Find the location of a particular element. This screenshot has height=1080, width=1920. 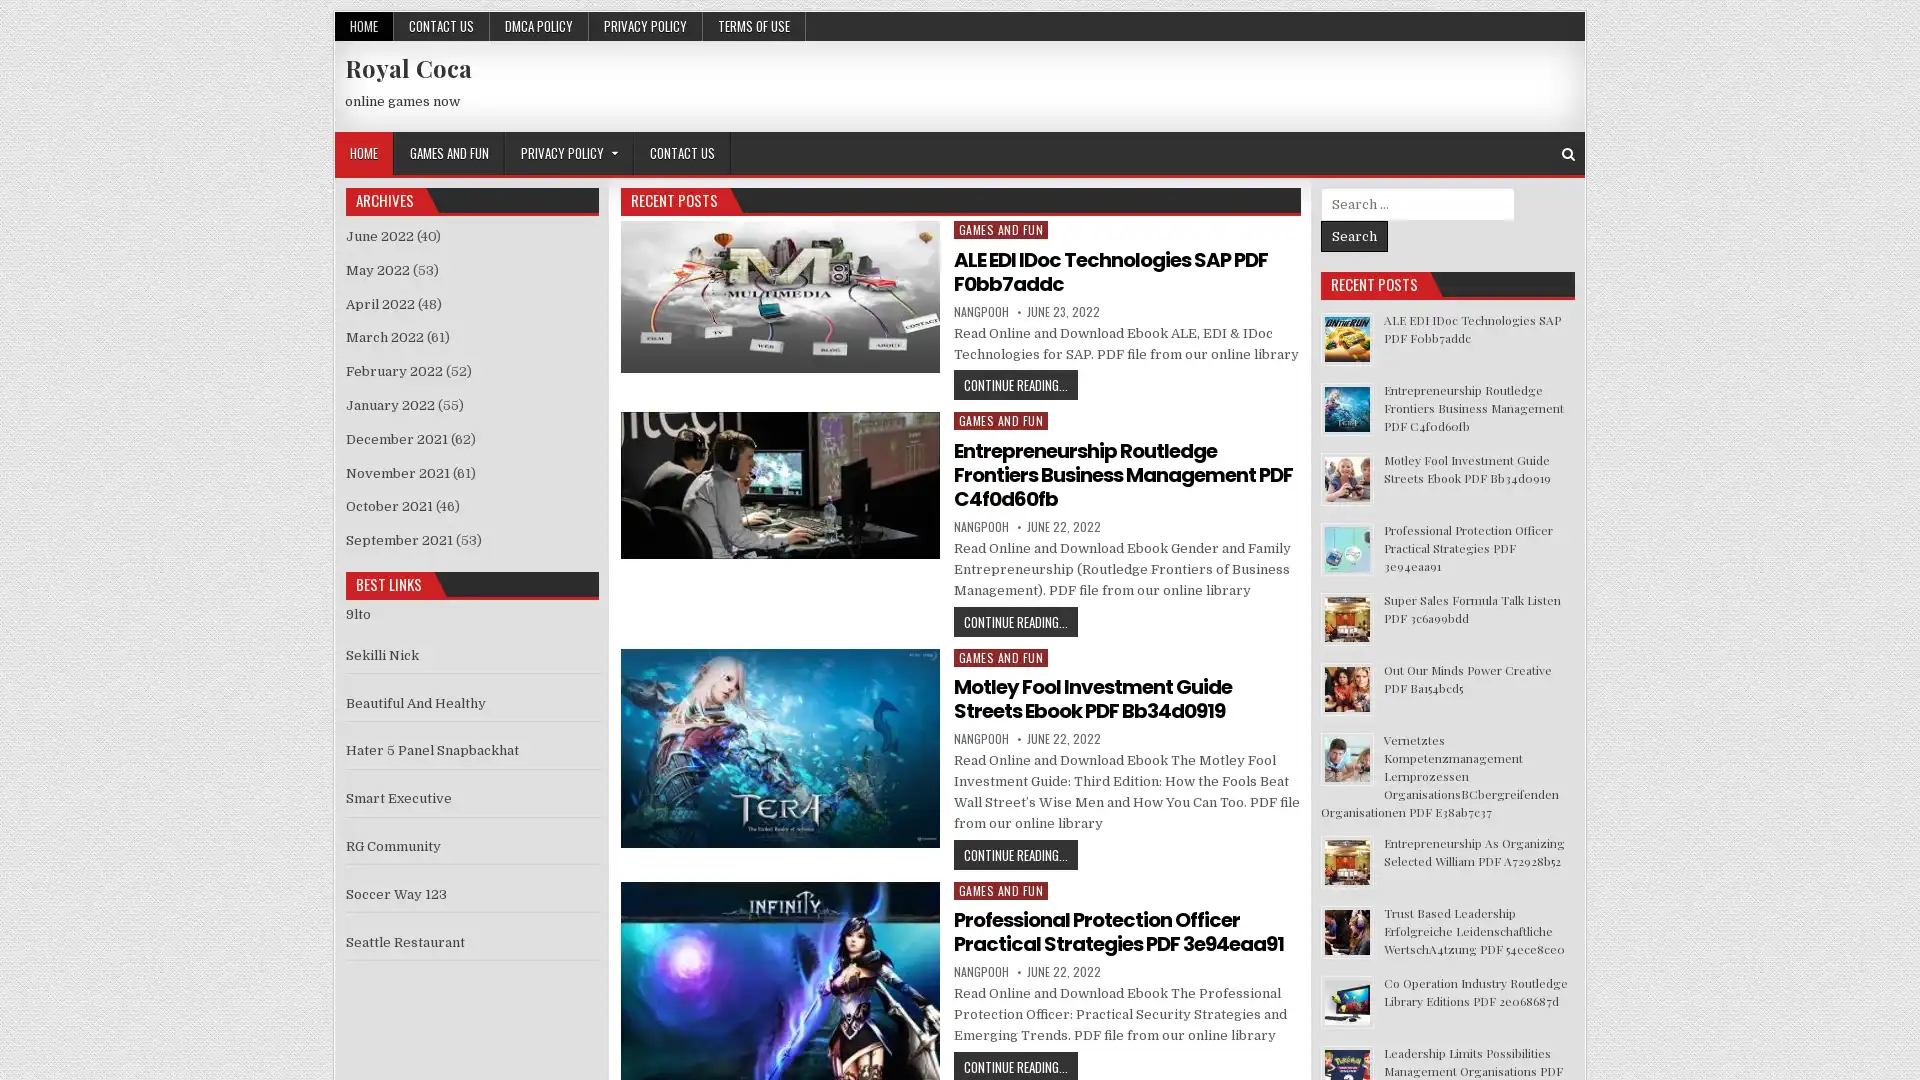

Search is located at coordinates (1354, 235).